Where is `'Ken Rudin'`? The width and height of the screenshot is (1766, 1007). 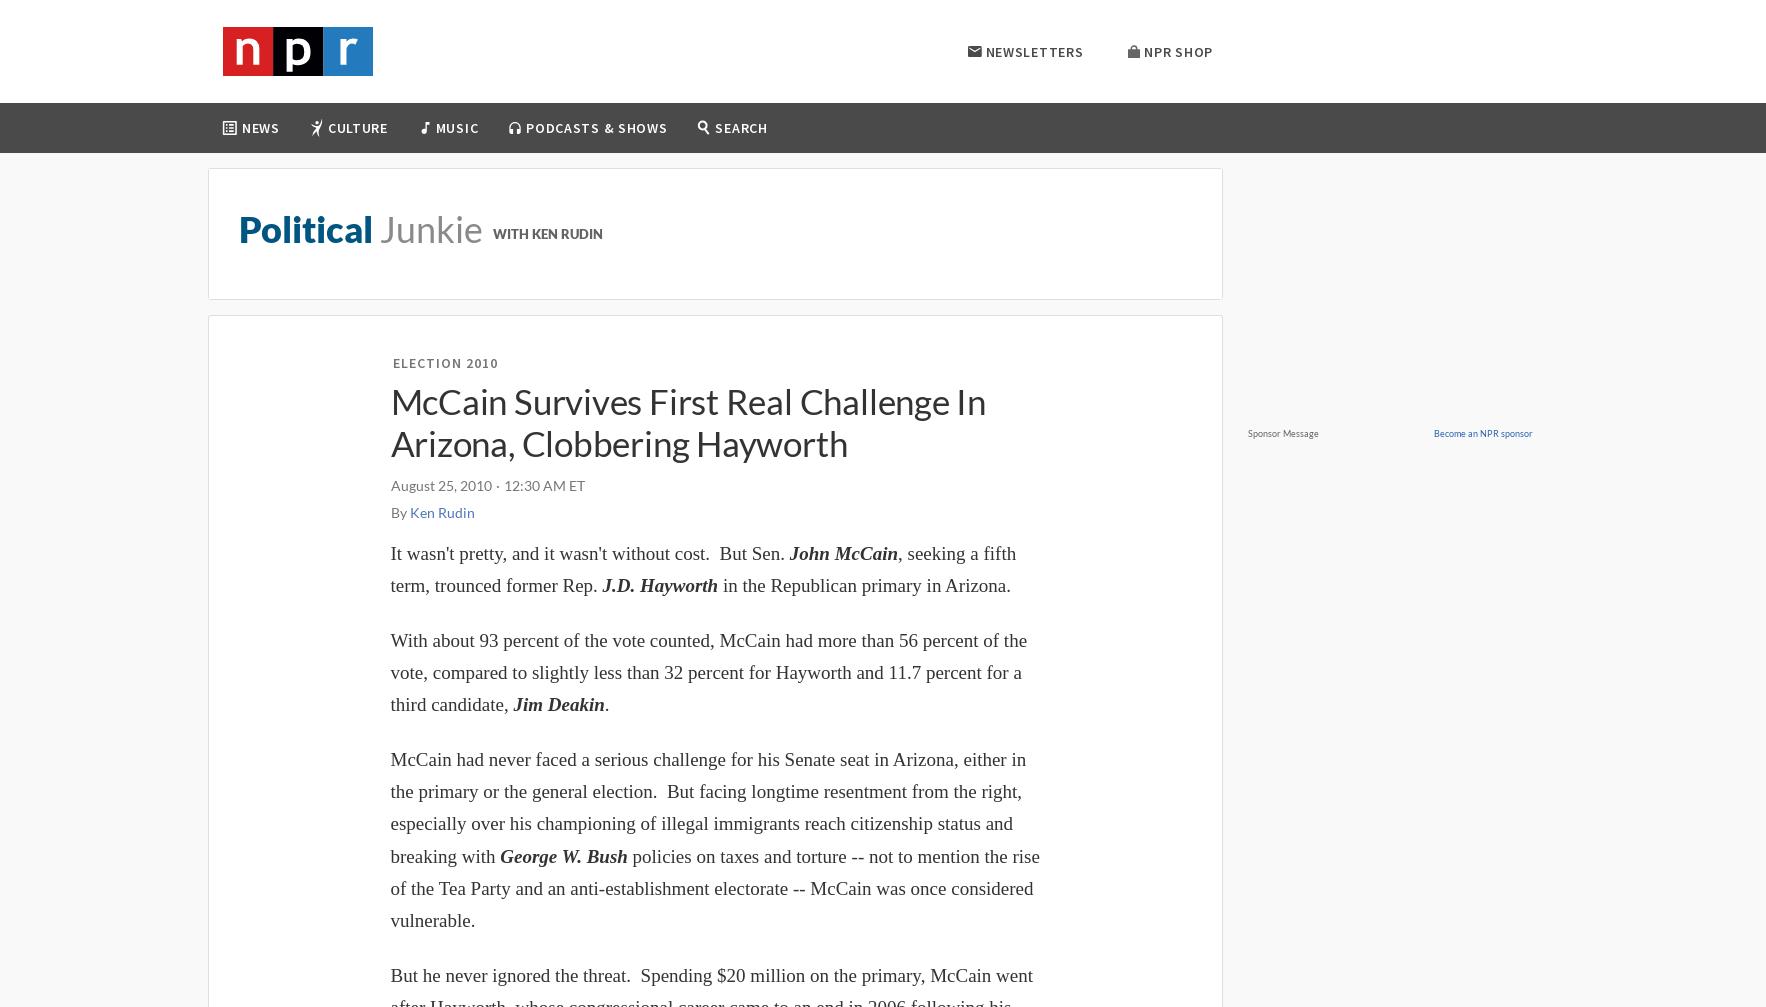 'Ken Rudin' is located at coordinates (440, 511).